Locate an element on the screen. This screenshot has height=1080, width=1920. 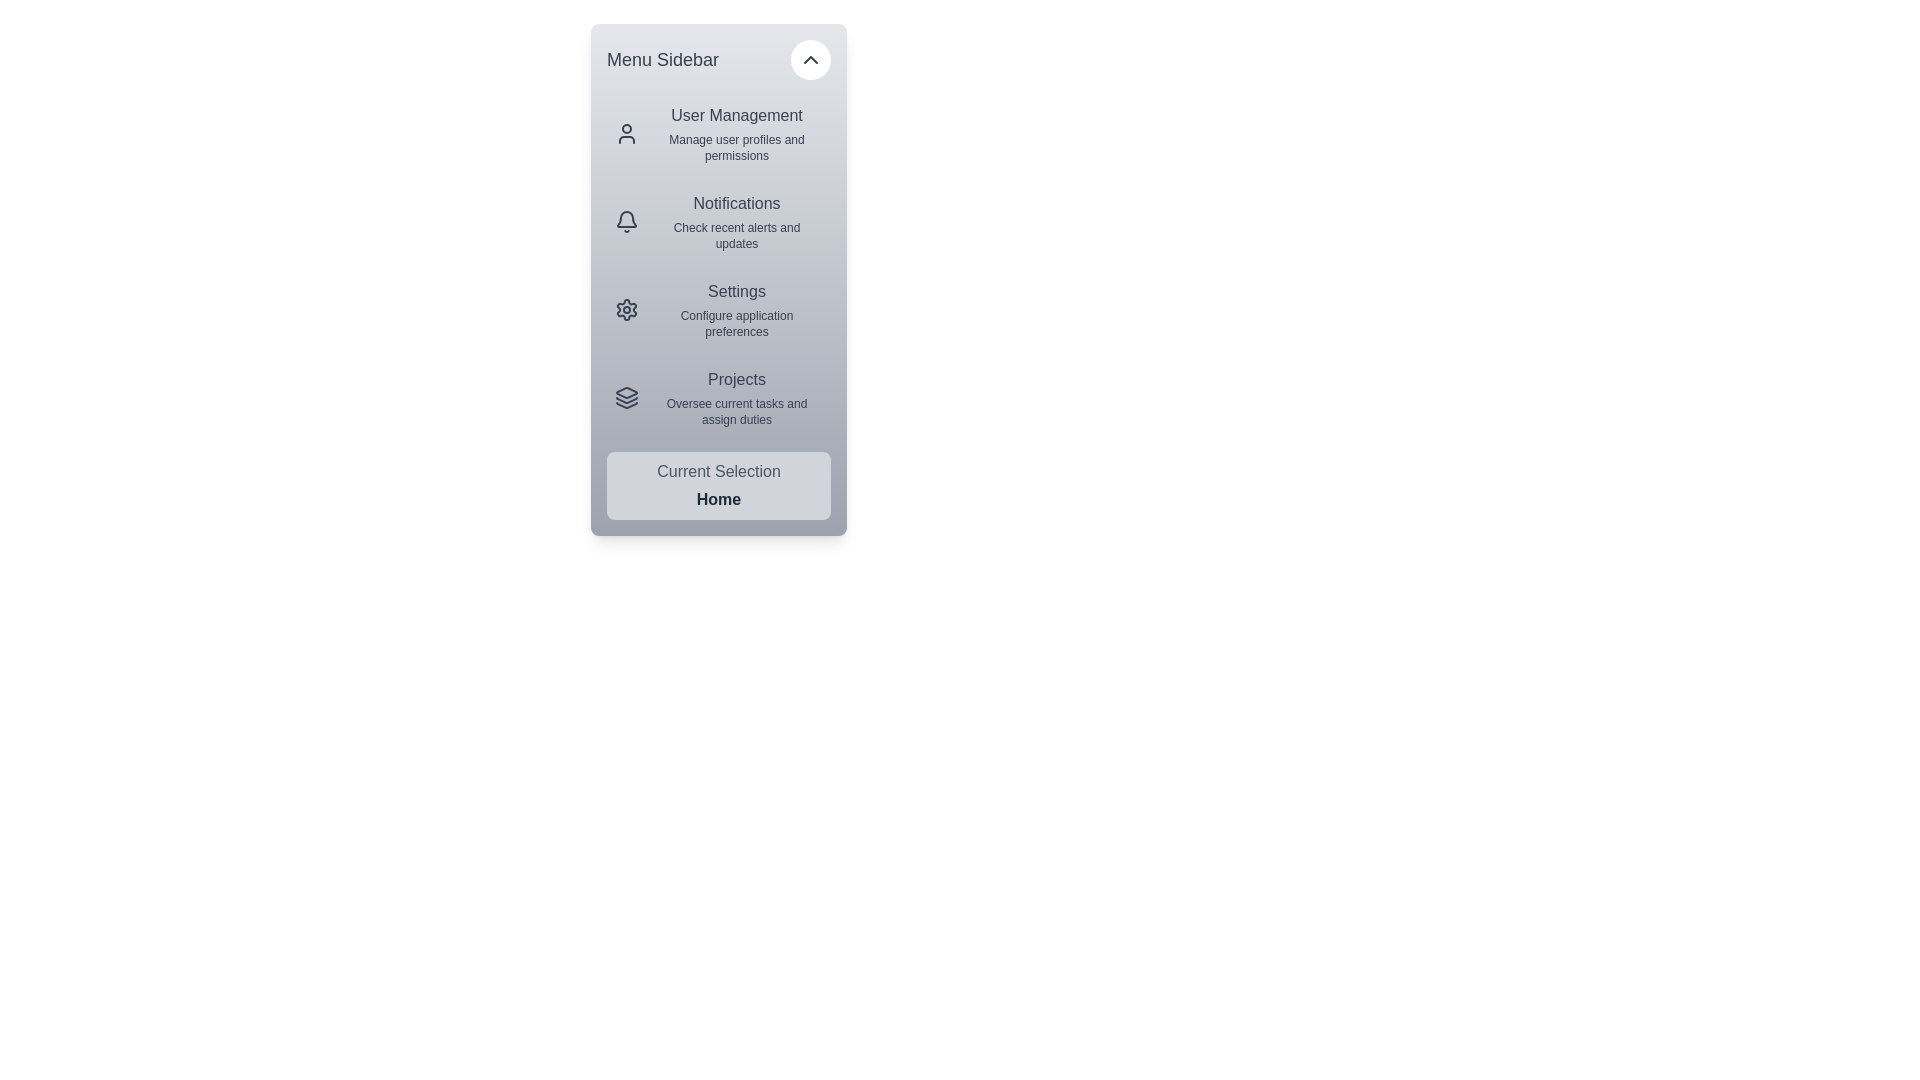
the second item in the sidebar menu that navigates to the notifications section is located at coordinates (719, 222).